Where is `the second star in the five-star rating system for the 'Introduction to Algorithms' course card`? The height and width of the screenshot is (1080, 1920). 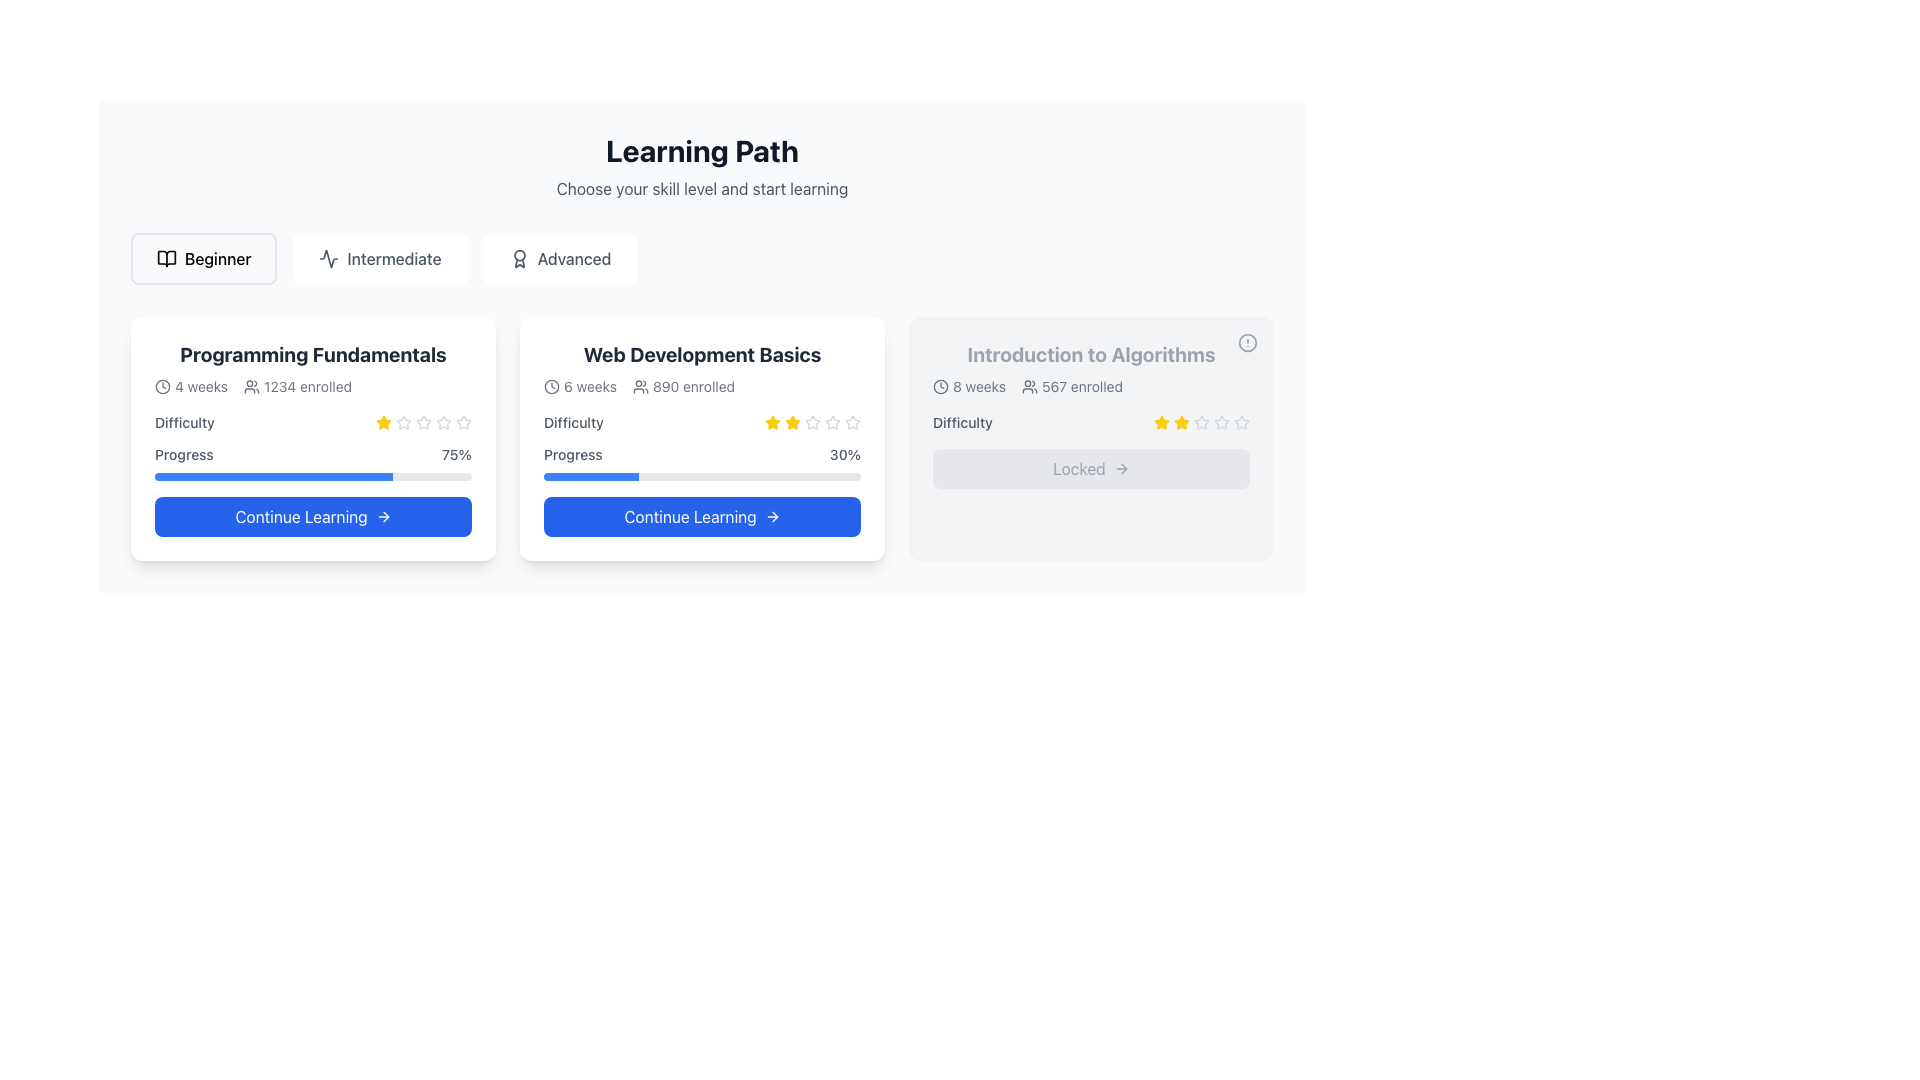
the second star in the five-star rating system for the 'Introduction to Algorithms' course card is located at coordinates (1181, 422).